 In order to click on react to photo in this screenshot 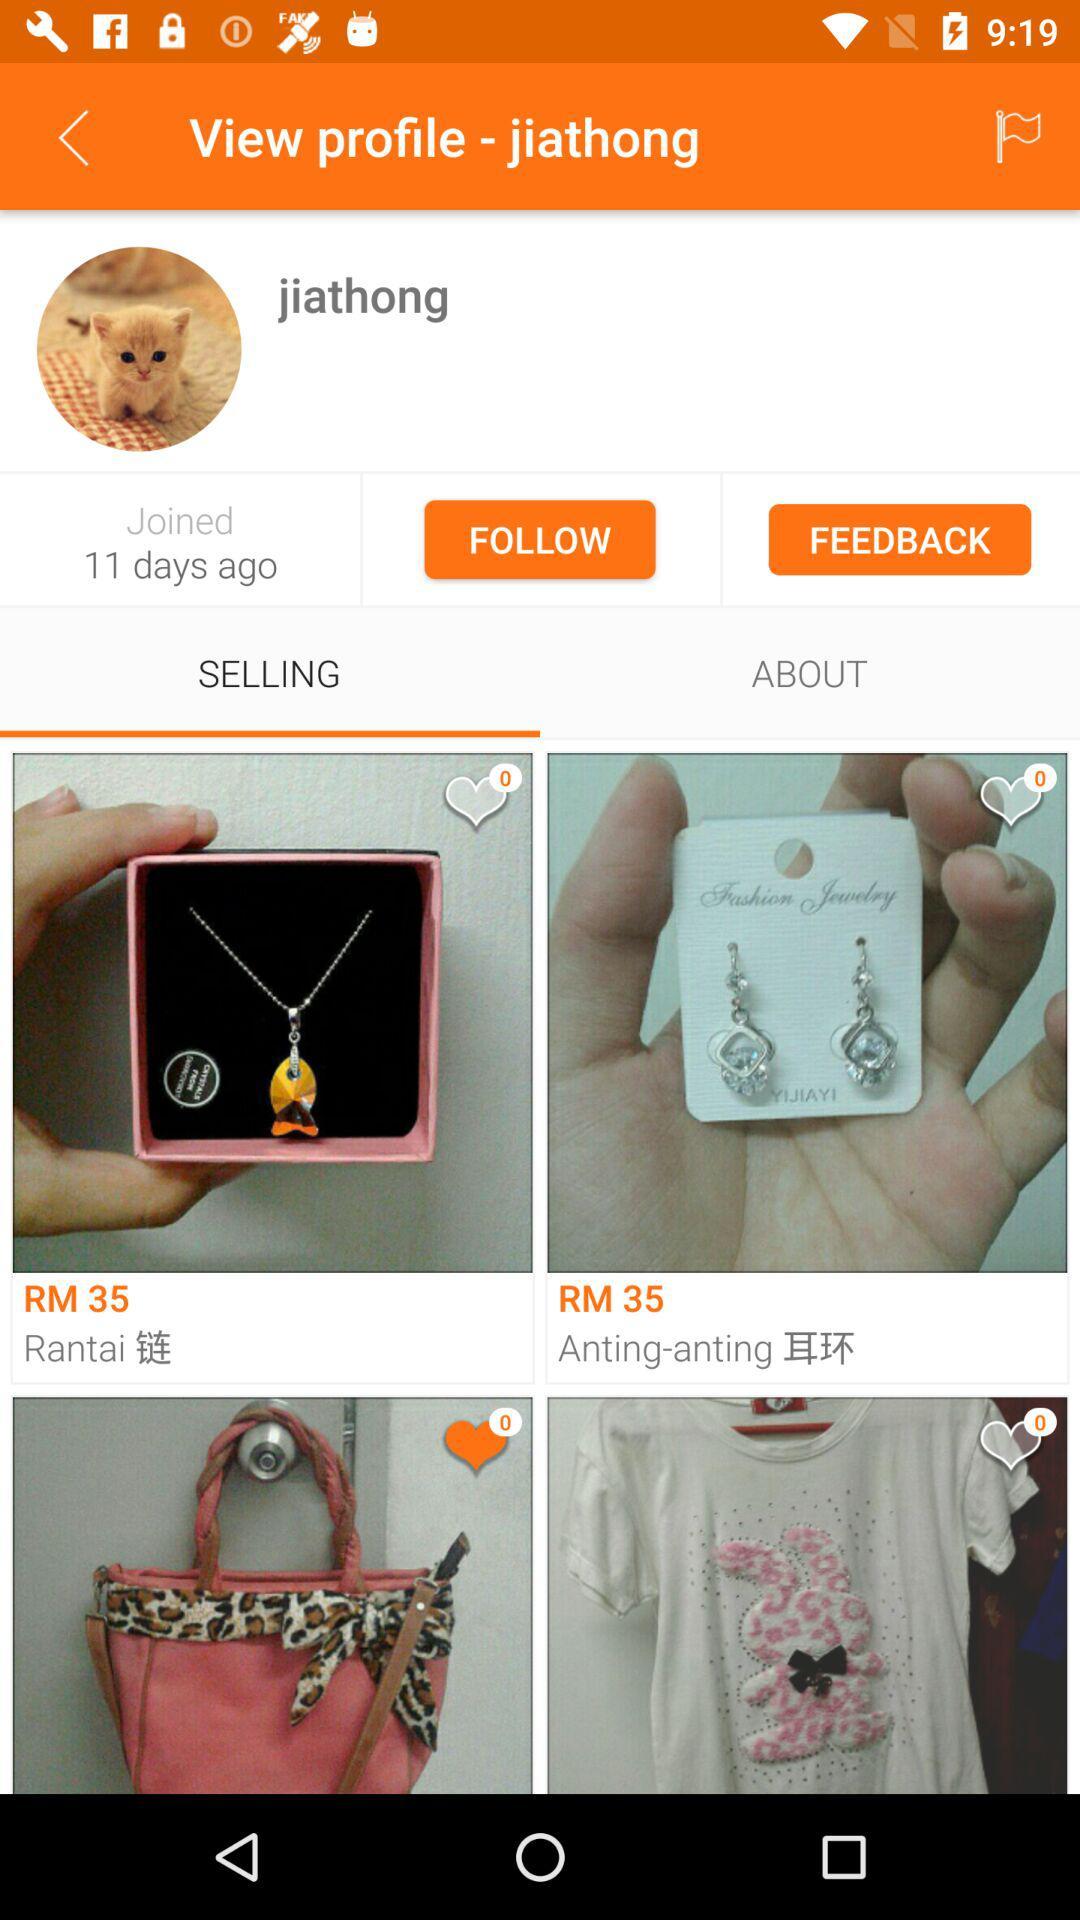, I will do `click(1009, 805)`.